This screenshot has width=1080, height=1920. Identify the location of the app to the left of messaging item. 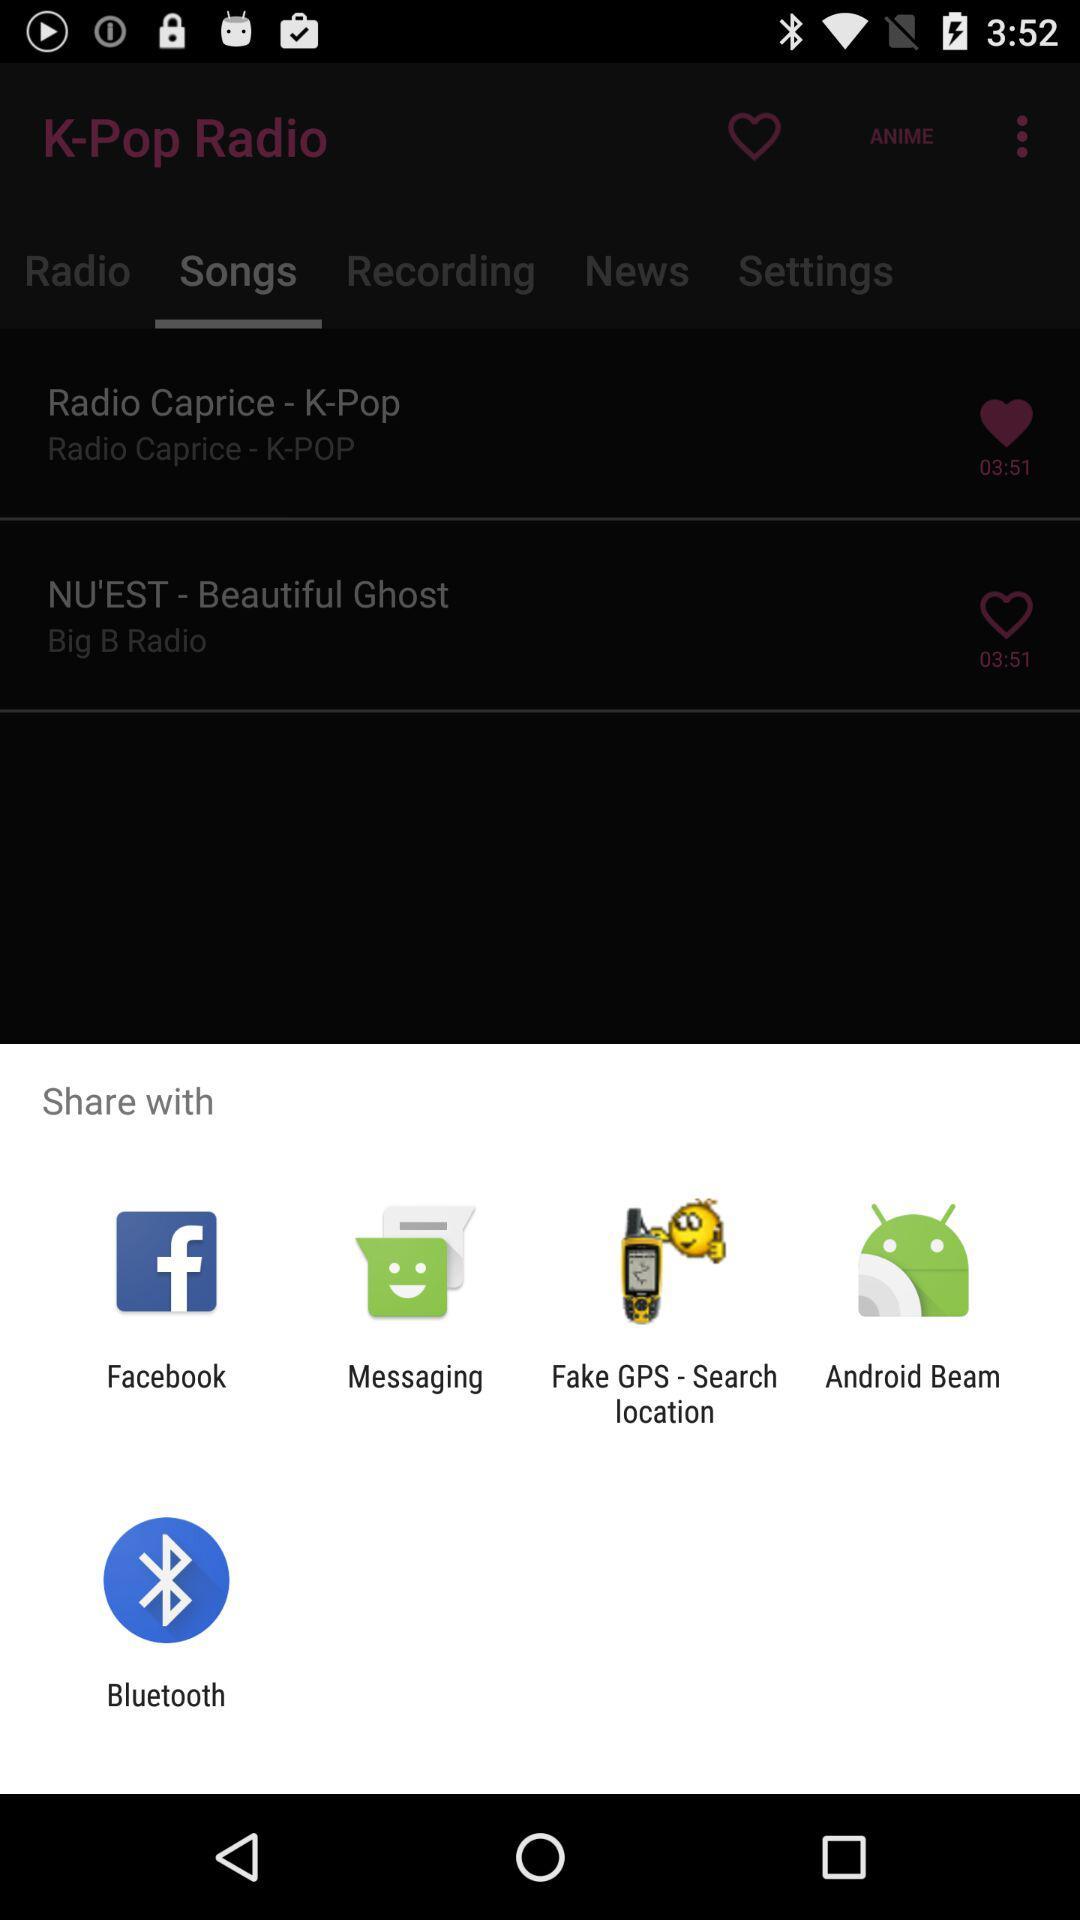
(165, 1392).